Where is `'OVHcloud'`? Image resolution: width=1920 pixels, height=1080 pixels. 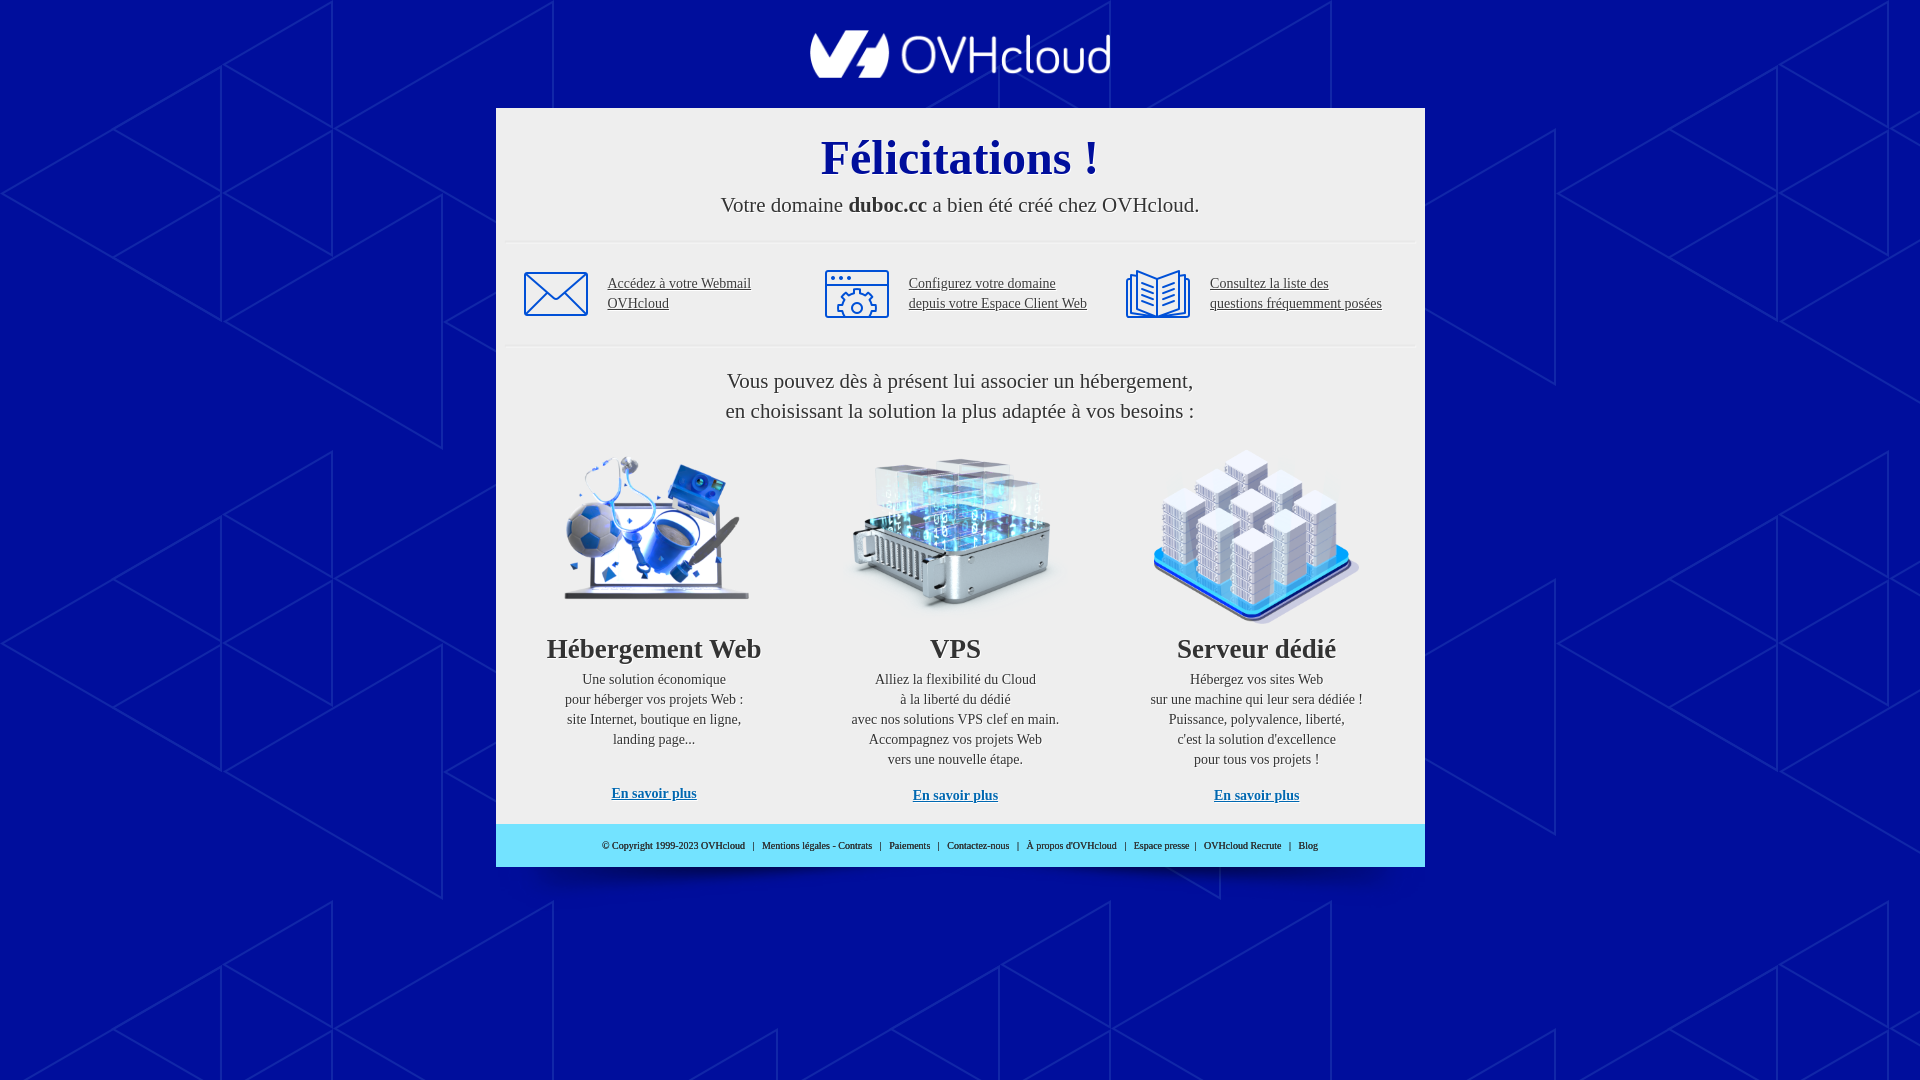
'OVHcloud' is located at coordinates (960, 71).